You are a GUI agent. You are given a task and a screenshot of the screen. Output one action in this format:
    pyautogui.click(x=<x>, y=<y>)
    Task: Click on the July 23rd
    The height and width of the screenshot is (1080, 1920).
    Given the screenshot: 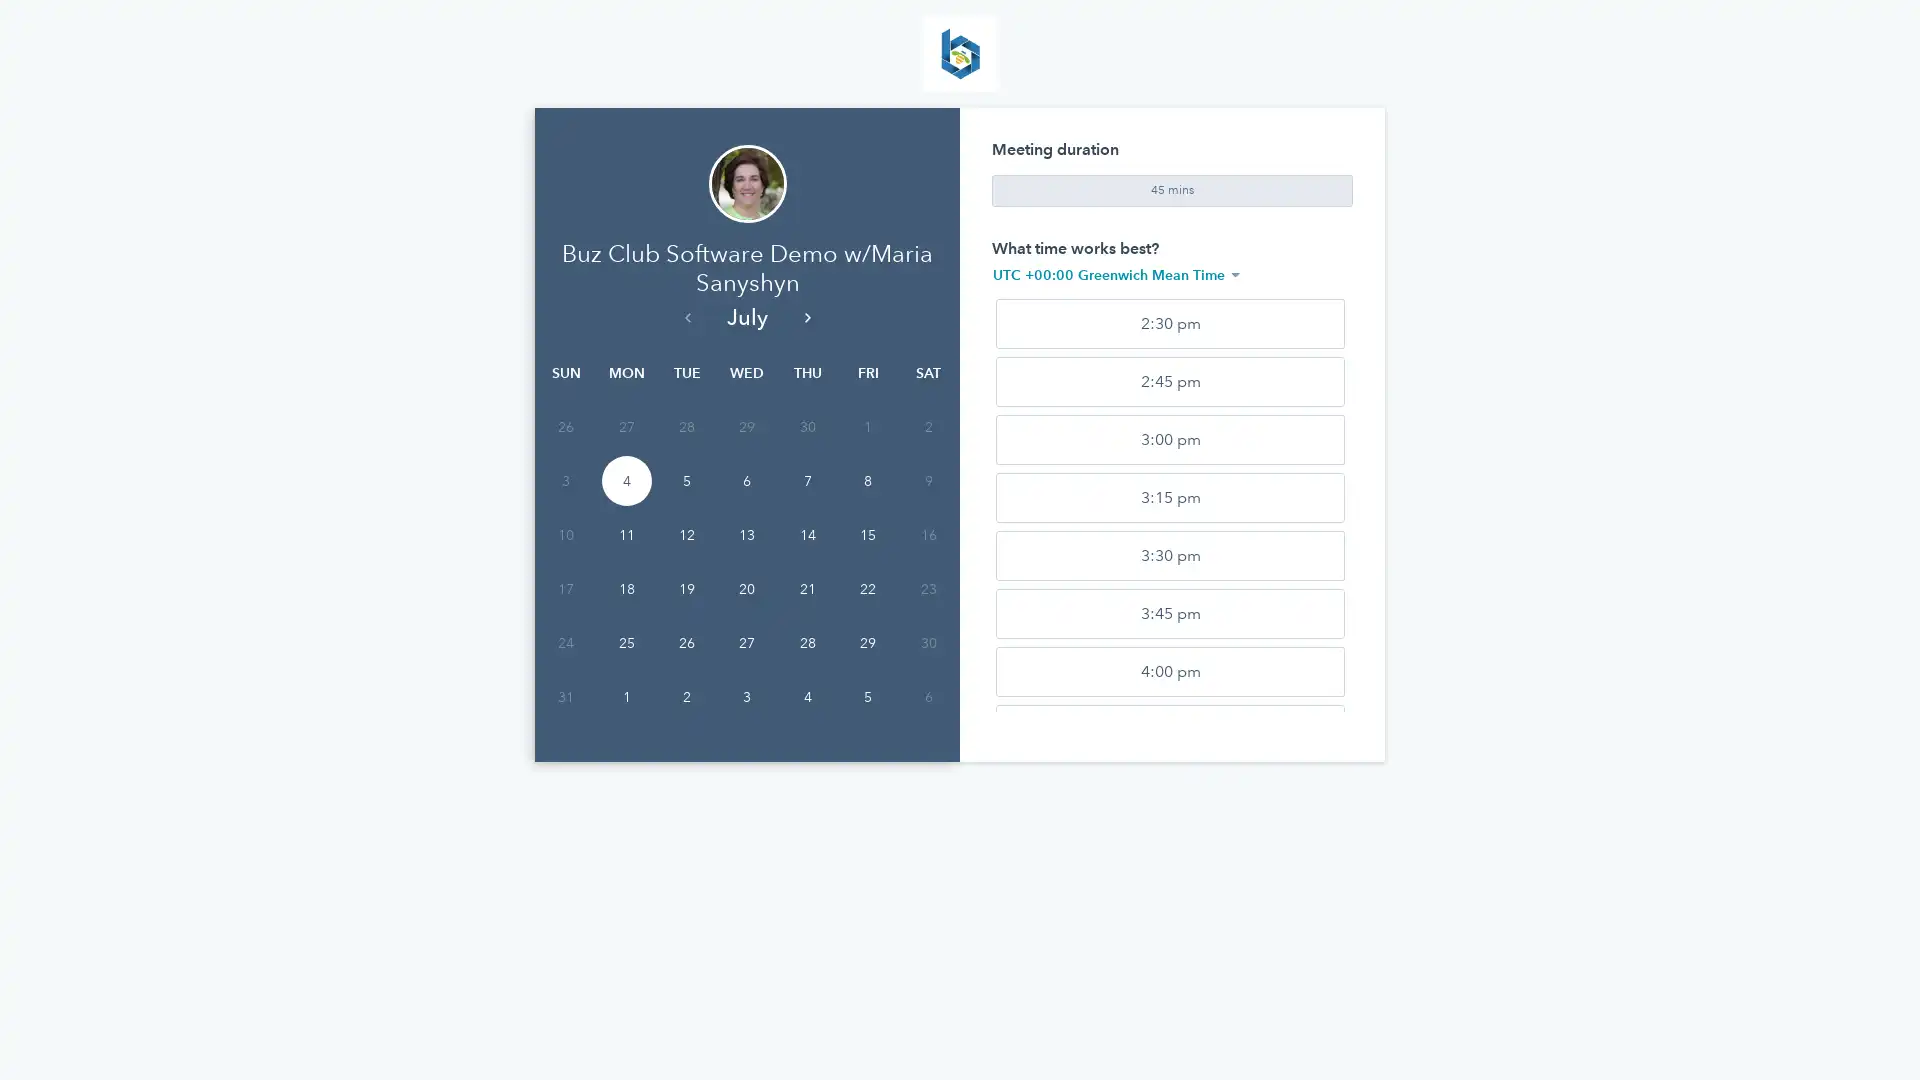 What is the action you would take?
    pyautogui.click(x=926, y=588)
    